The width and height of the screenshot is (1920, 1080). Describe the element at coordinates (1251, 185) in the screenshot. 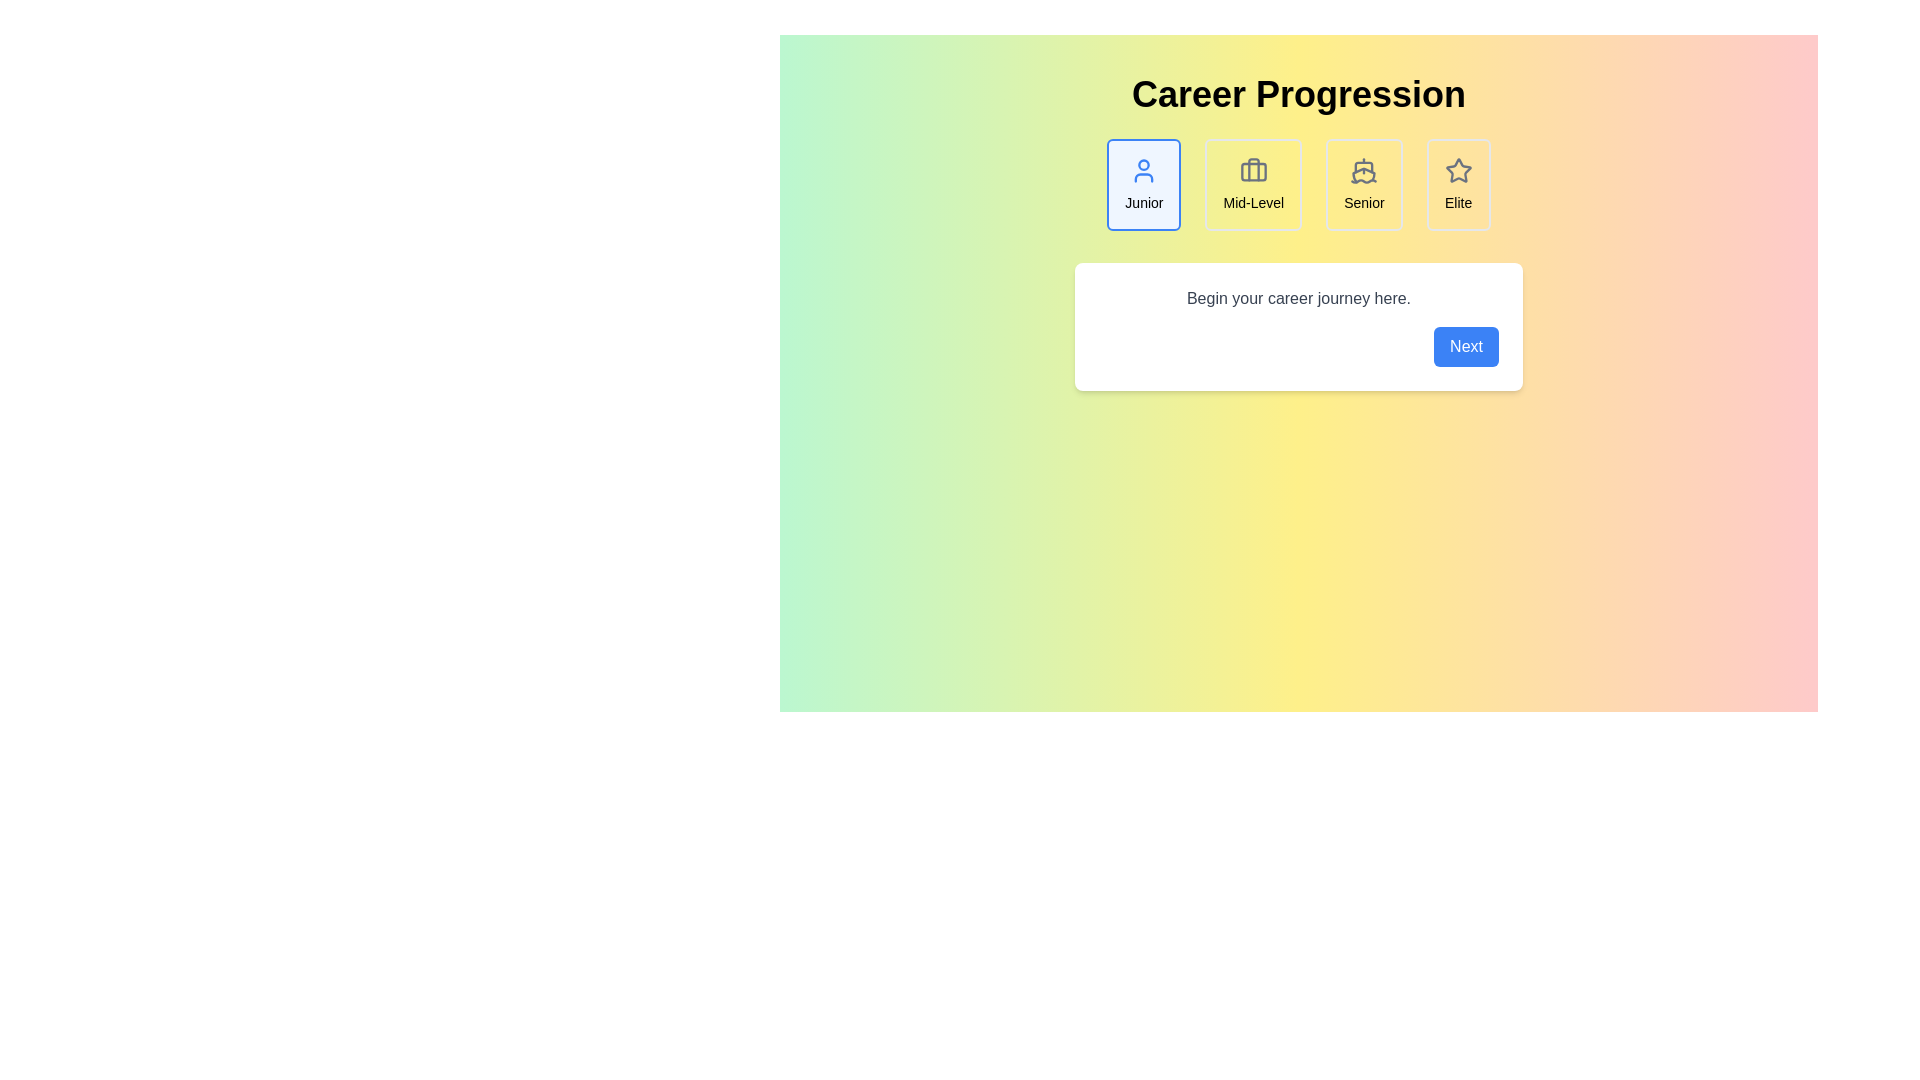

I see `the Mid-Level career step to view its details` at that location.